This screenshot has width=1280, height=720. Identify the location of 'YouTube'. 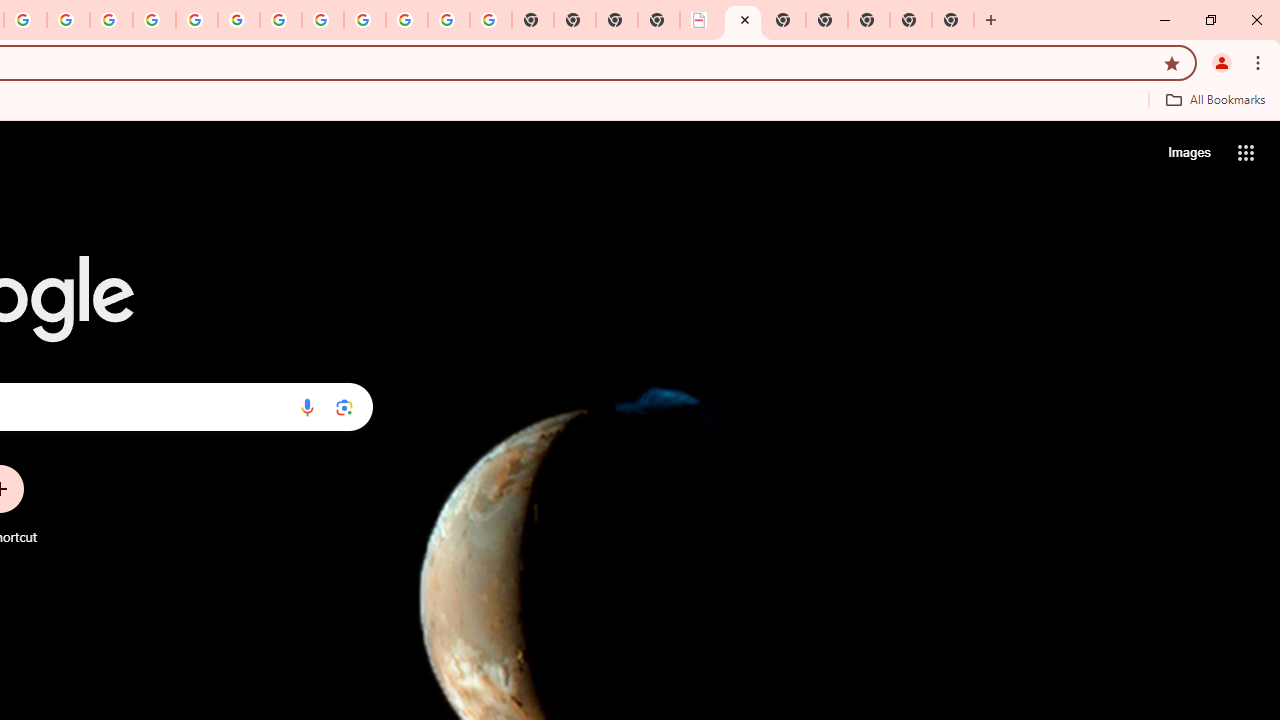
(279, 20).